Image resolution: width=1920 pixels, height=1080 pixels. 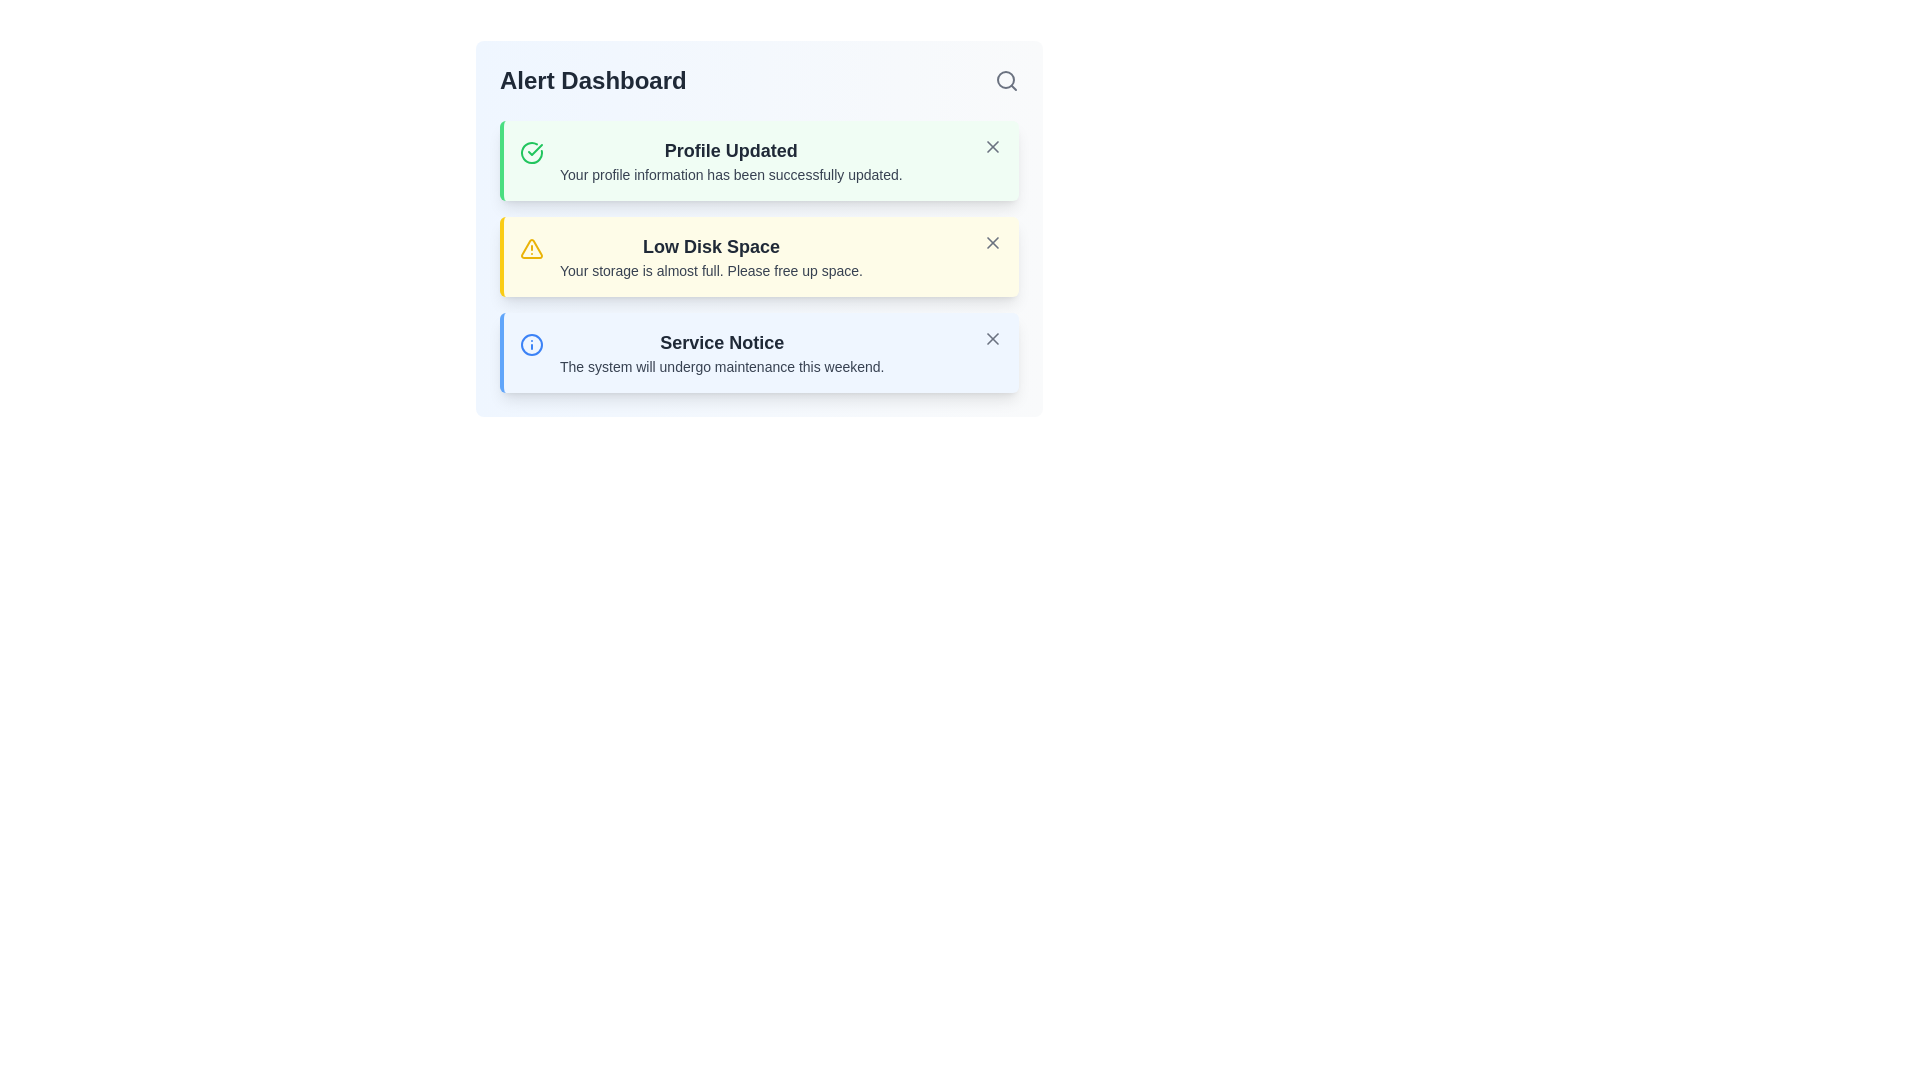 I want to click on the 'Low Disk Space' notification text element, which is the second alert in the Alert Dashboard, displaying a warning about storage space, so click(x=711, y=256).